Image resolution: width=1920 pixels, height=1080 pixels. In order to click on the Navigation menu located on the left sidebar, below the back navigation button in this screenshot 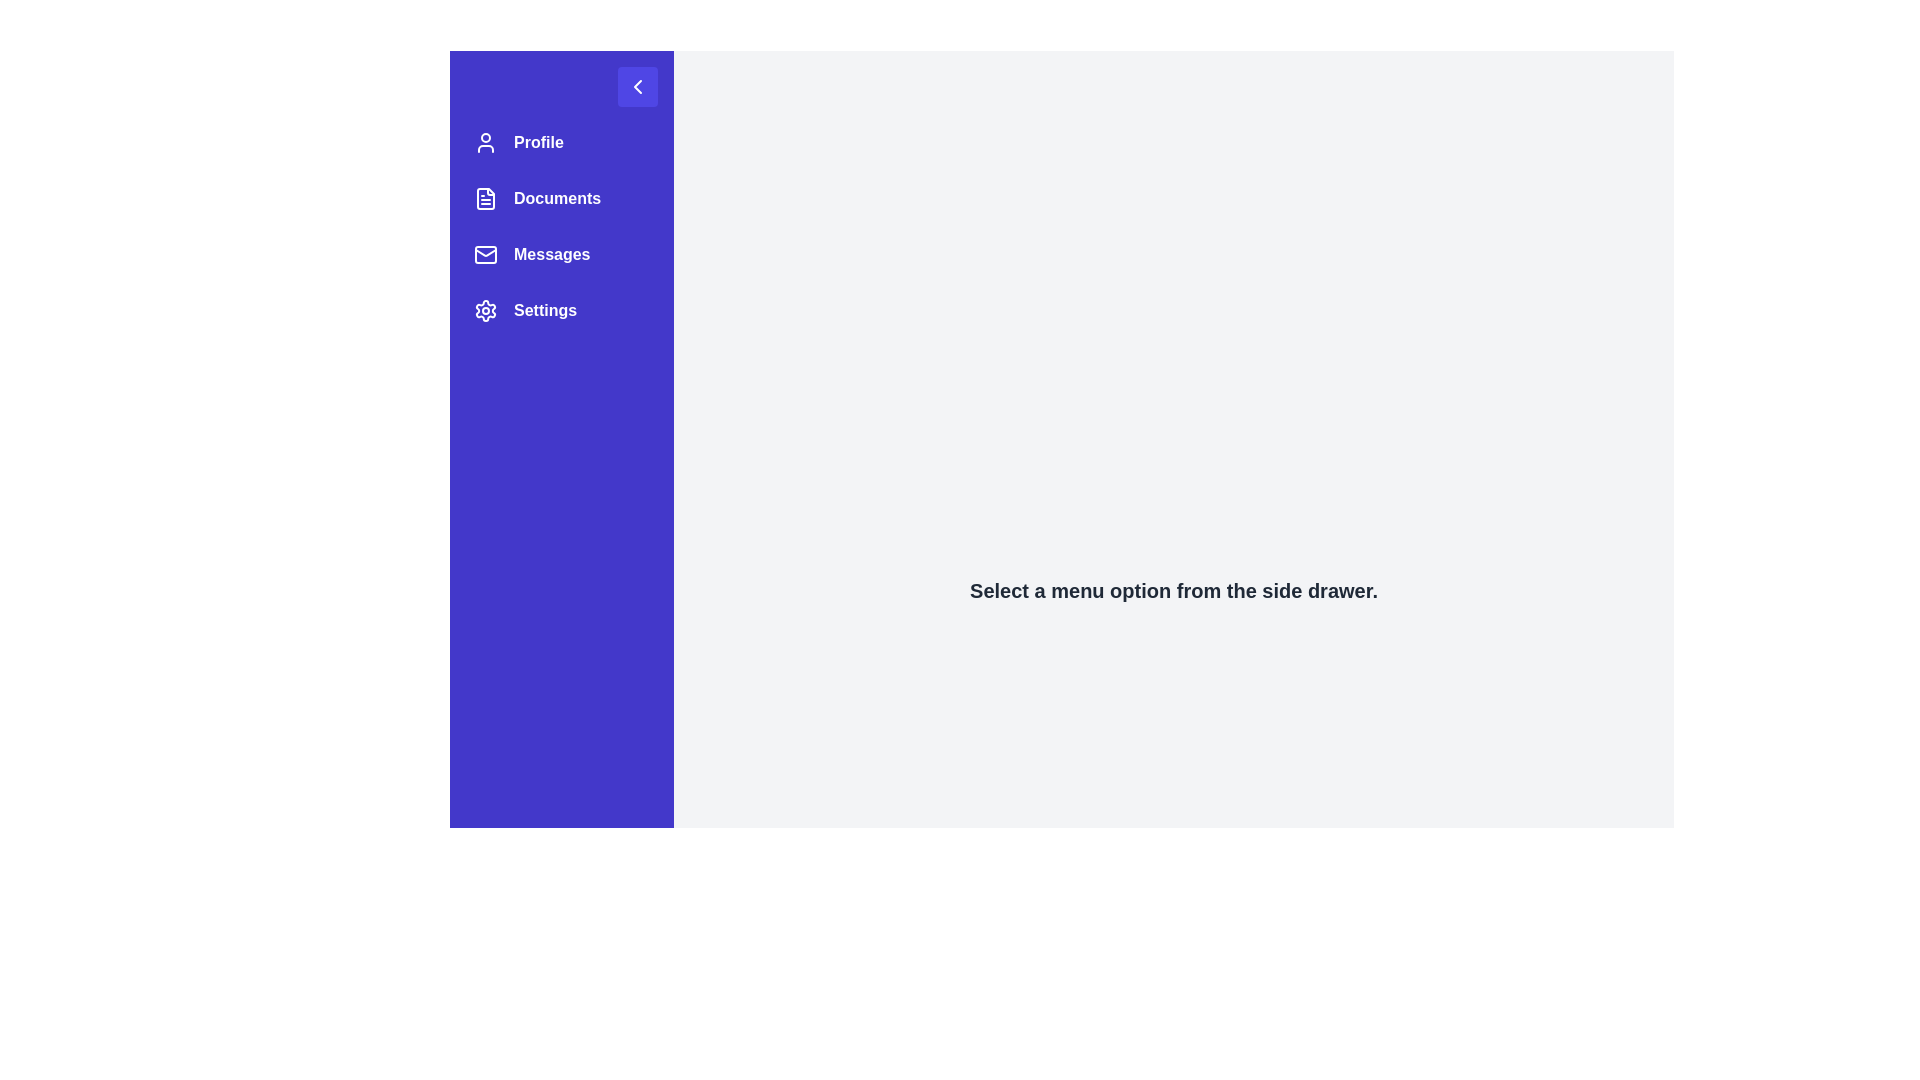, I will do `click(560, 226)`.